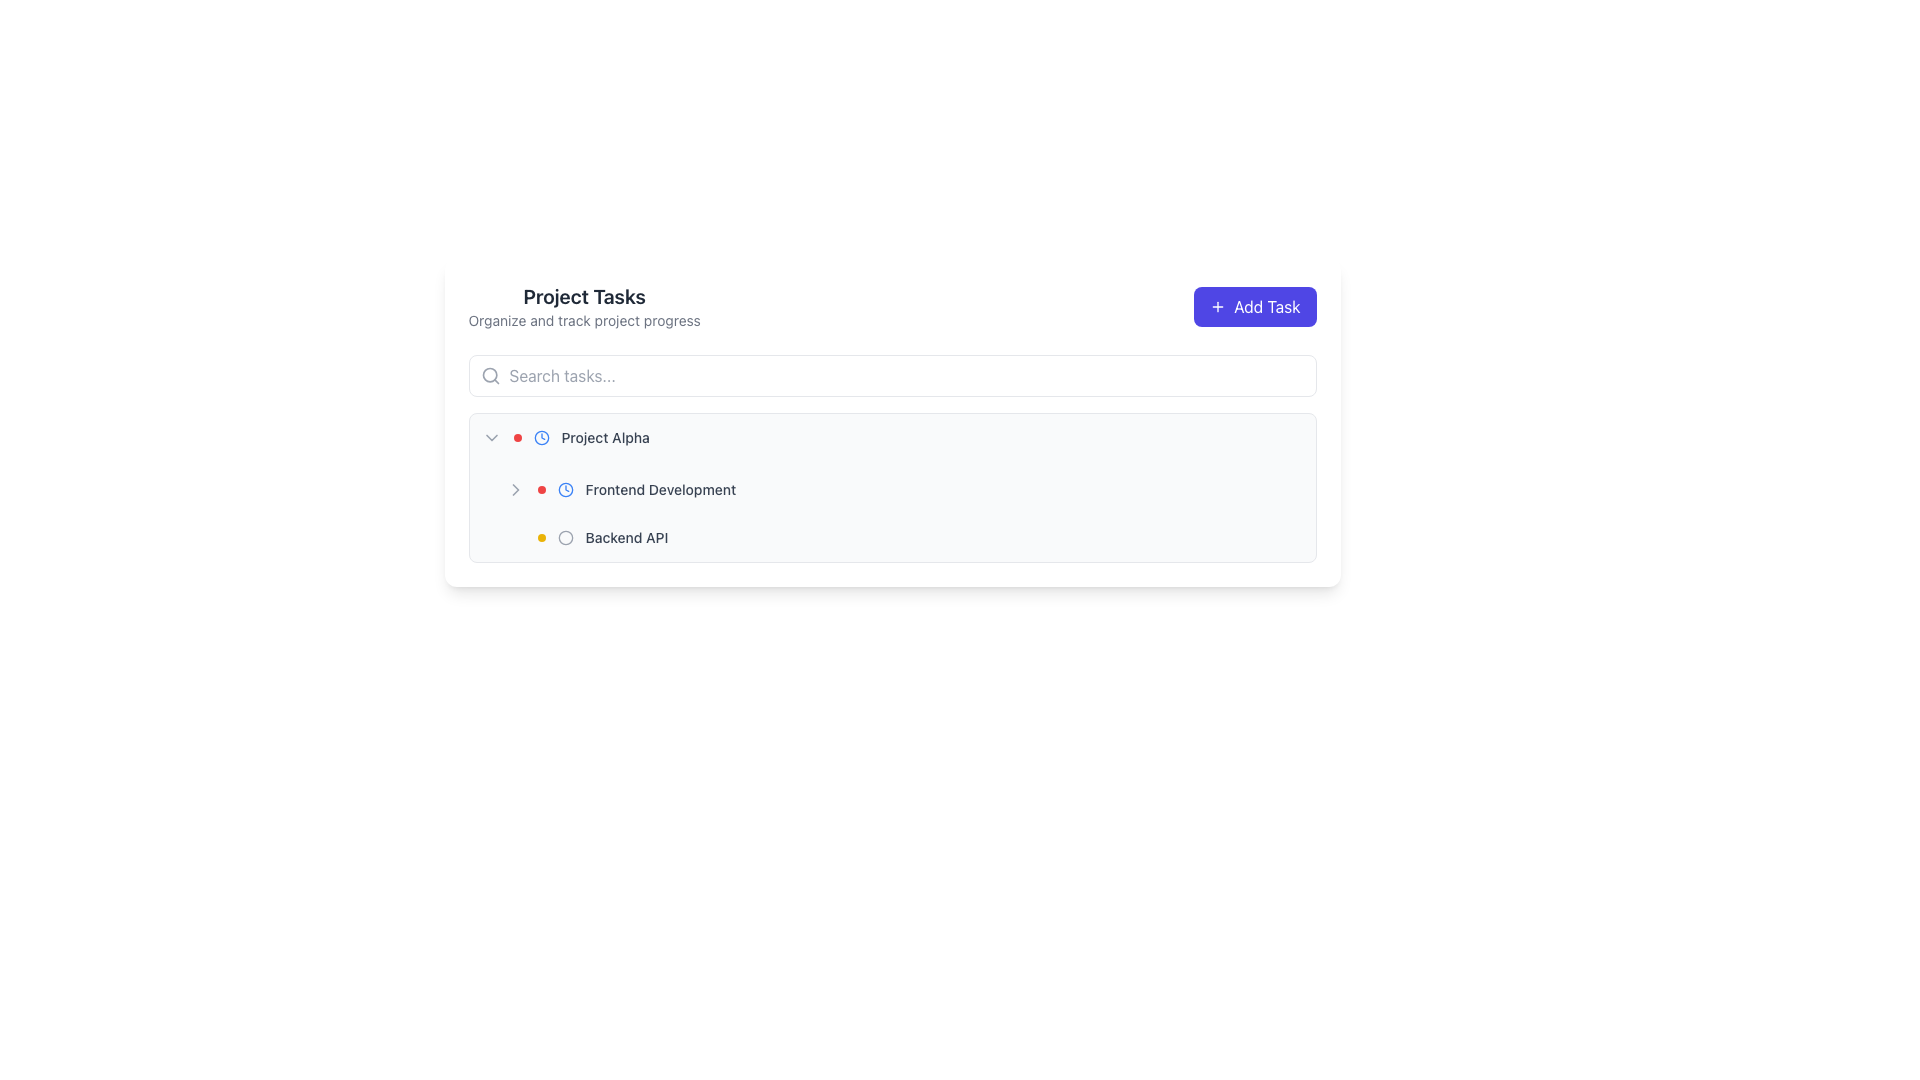  I want to click on the decorative hollow circle icon located to the right of the yellow dot indicator and to the left of the text 'Backend API' within the task entry list, so click(564, 536).